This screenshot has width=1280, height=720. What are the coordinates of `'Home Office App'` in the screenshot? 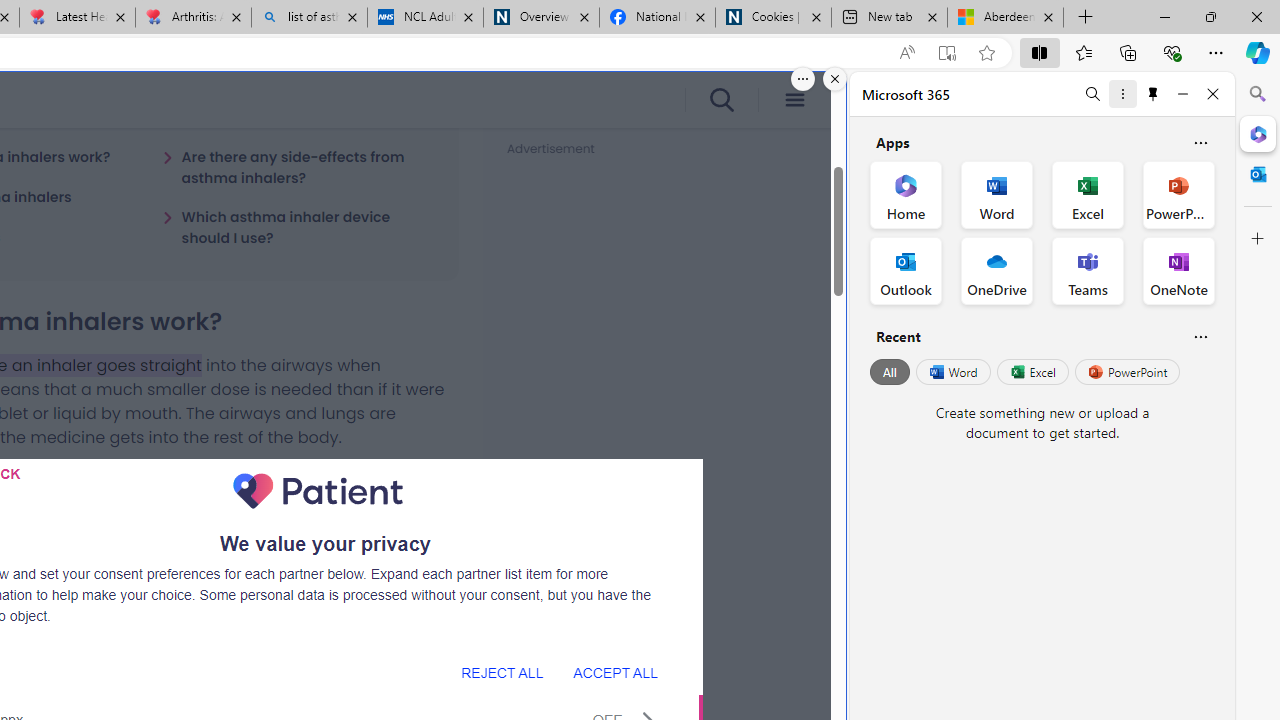 It's located at (905, 195).